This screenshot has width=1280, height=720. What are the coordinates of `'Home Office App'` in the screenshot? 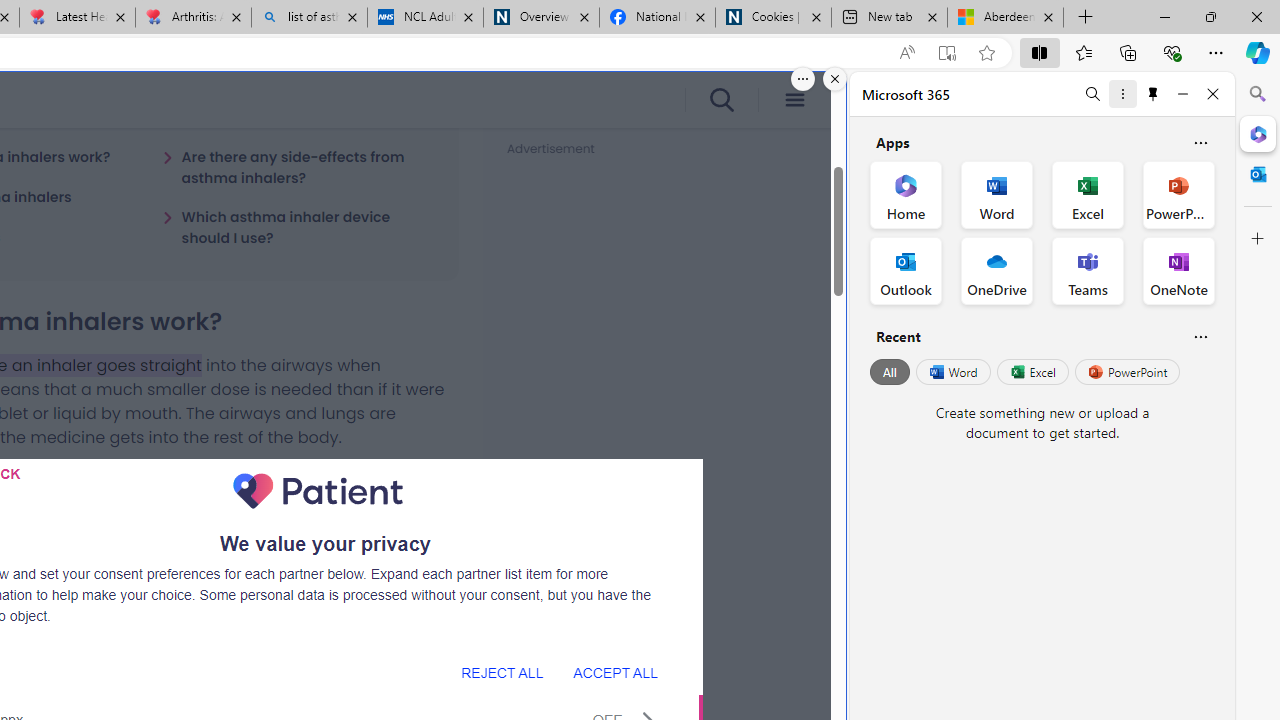 It's located at (905, 195).